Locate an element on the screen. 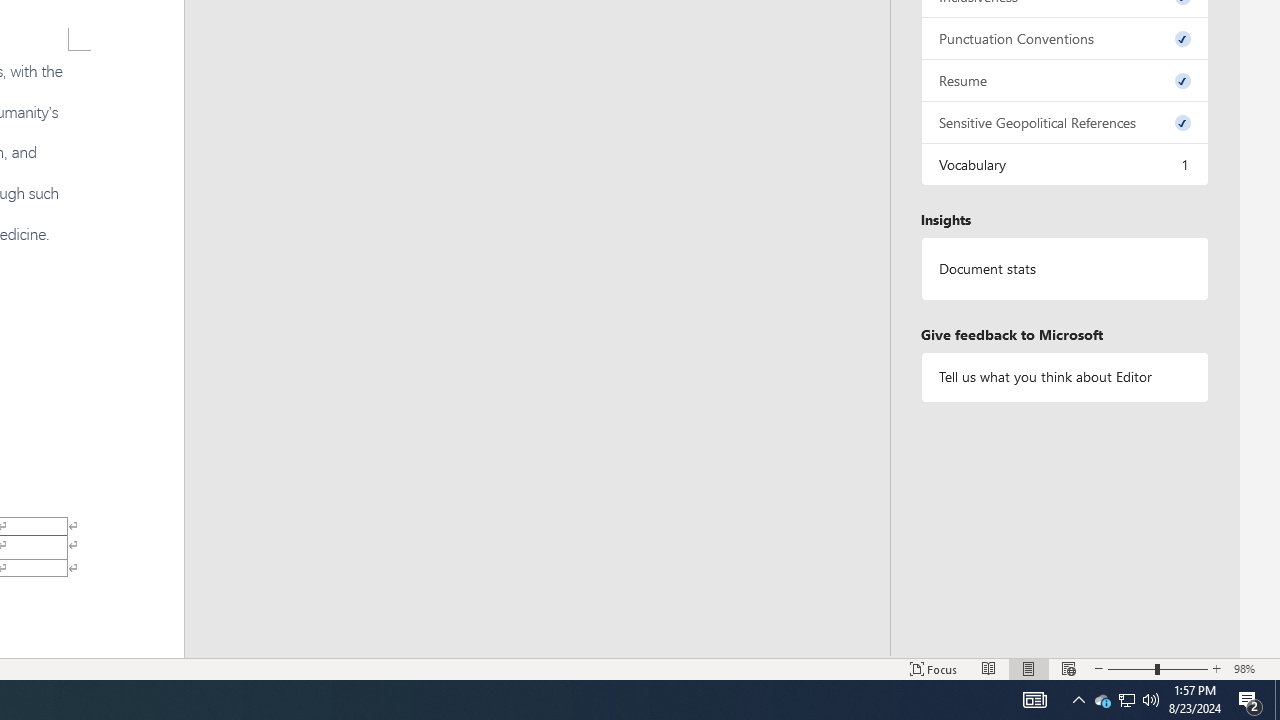  'Tell us what you think about Editor' is located at coordinates (1063, 377).